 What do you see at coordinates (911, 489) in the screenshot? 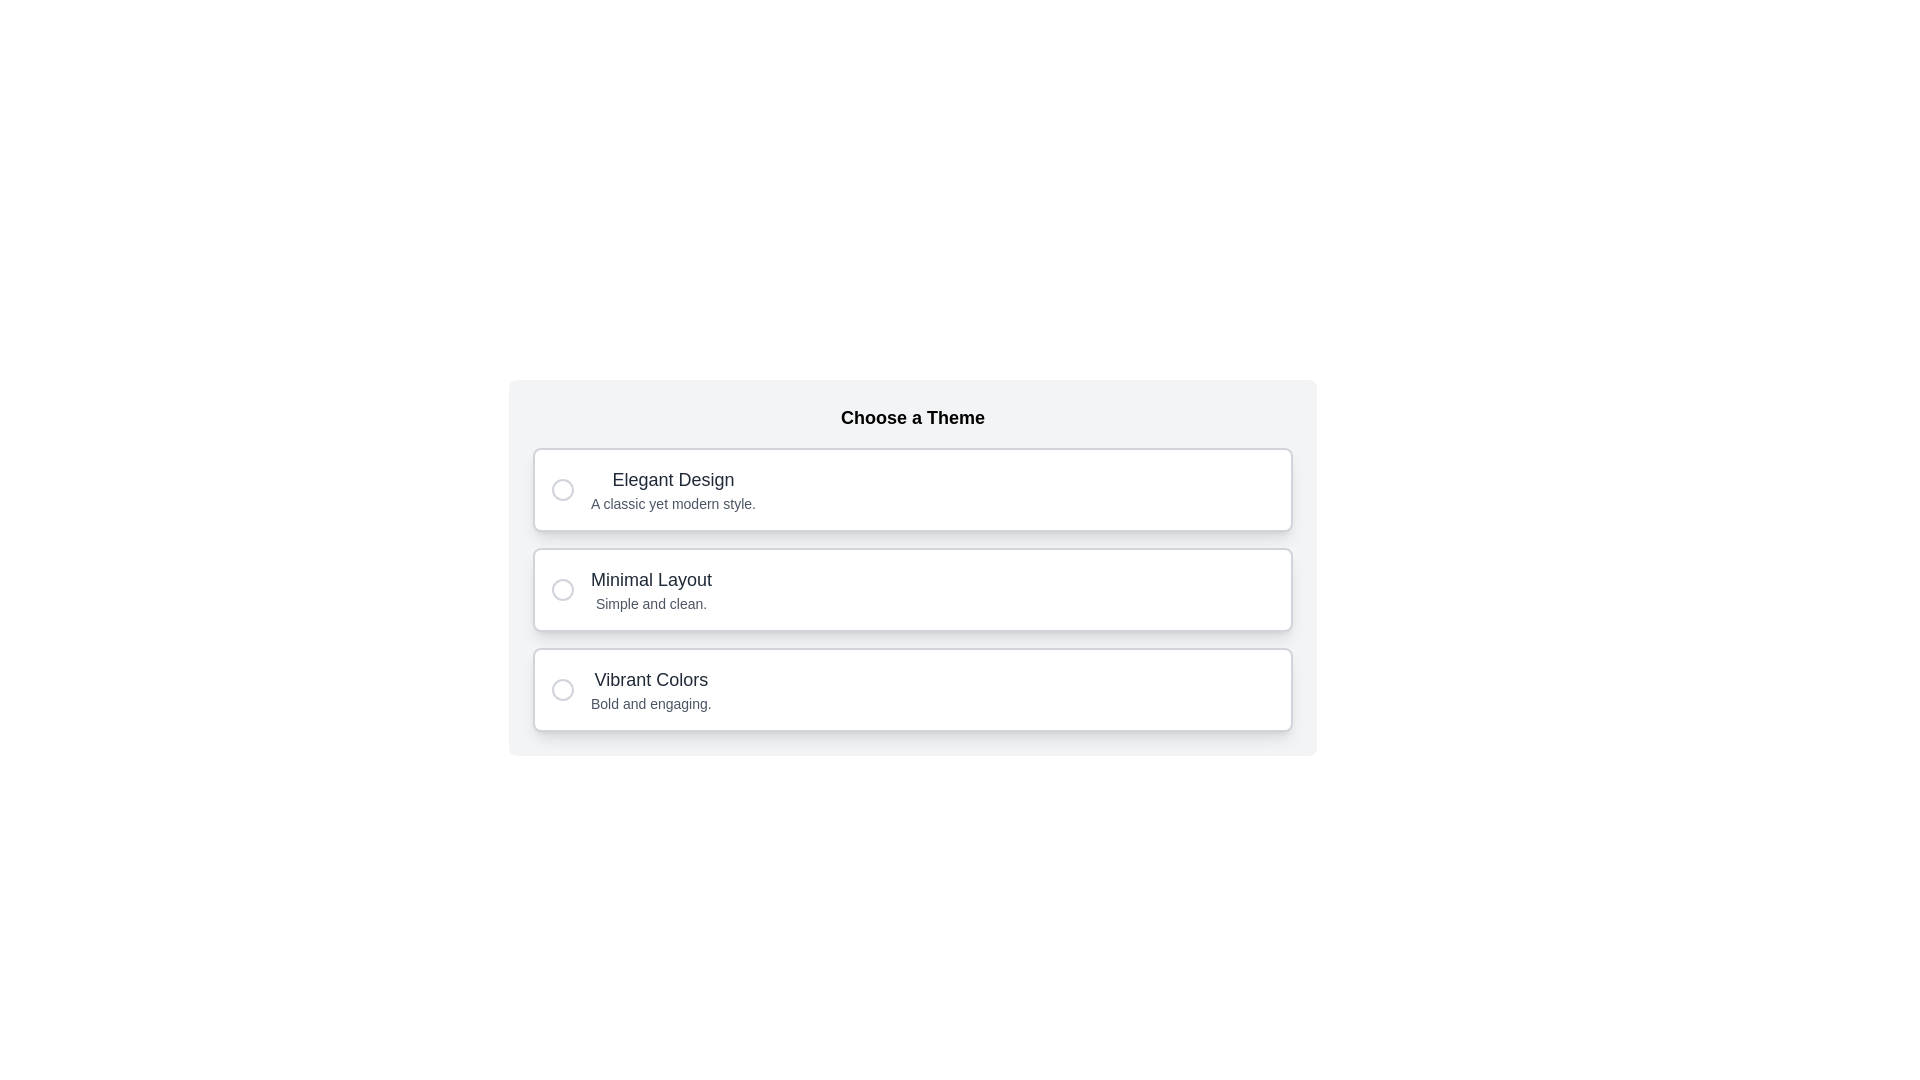
I see `the radio button for the 'Elegant Design' theme selection option, which is the first option in a vertical list of three` at bounding box center [911, 489].